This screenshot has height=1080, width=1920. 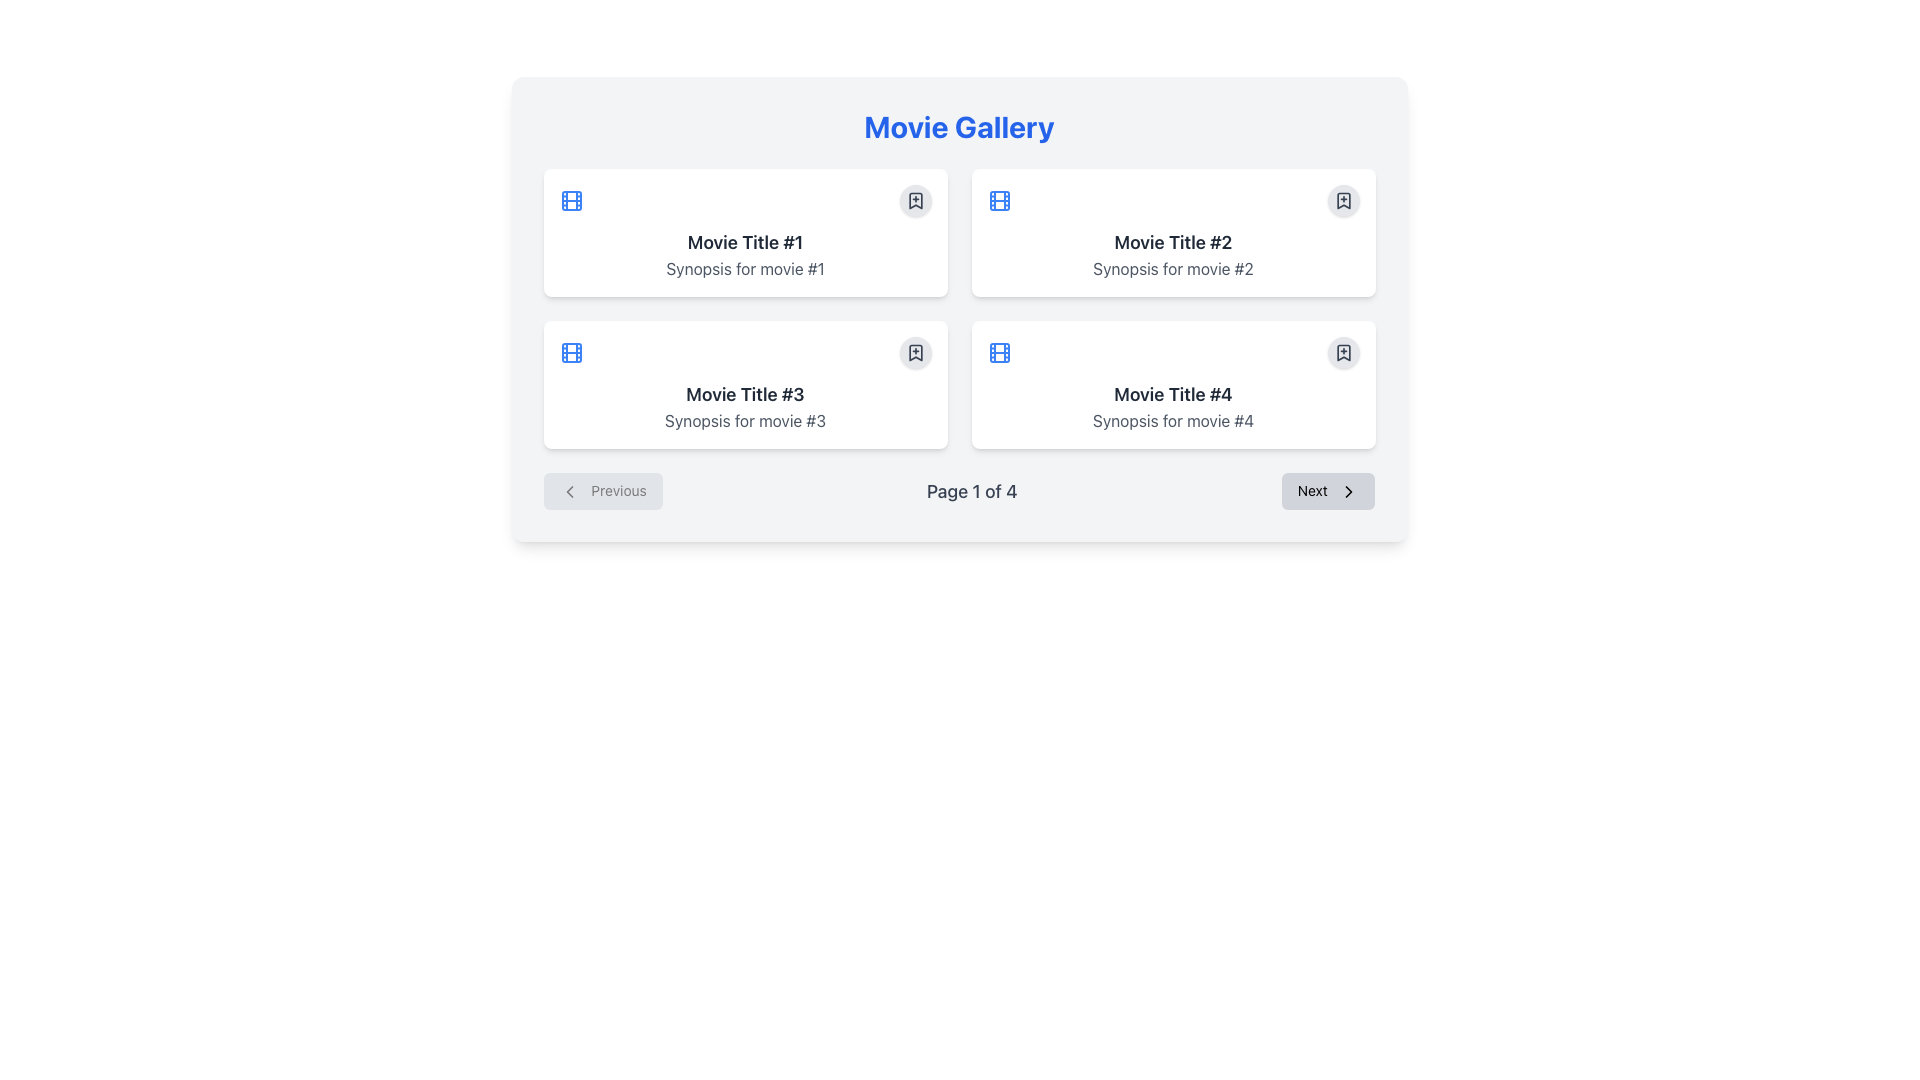 I want to click on the bookmarking button located, so click(x=914, y=200).